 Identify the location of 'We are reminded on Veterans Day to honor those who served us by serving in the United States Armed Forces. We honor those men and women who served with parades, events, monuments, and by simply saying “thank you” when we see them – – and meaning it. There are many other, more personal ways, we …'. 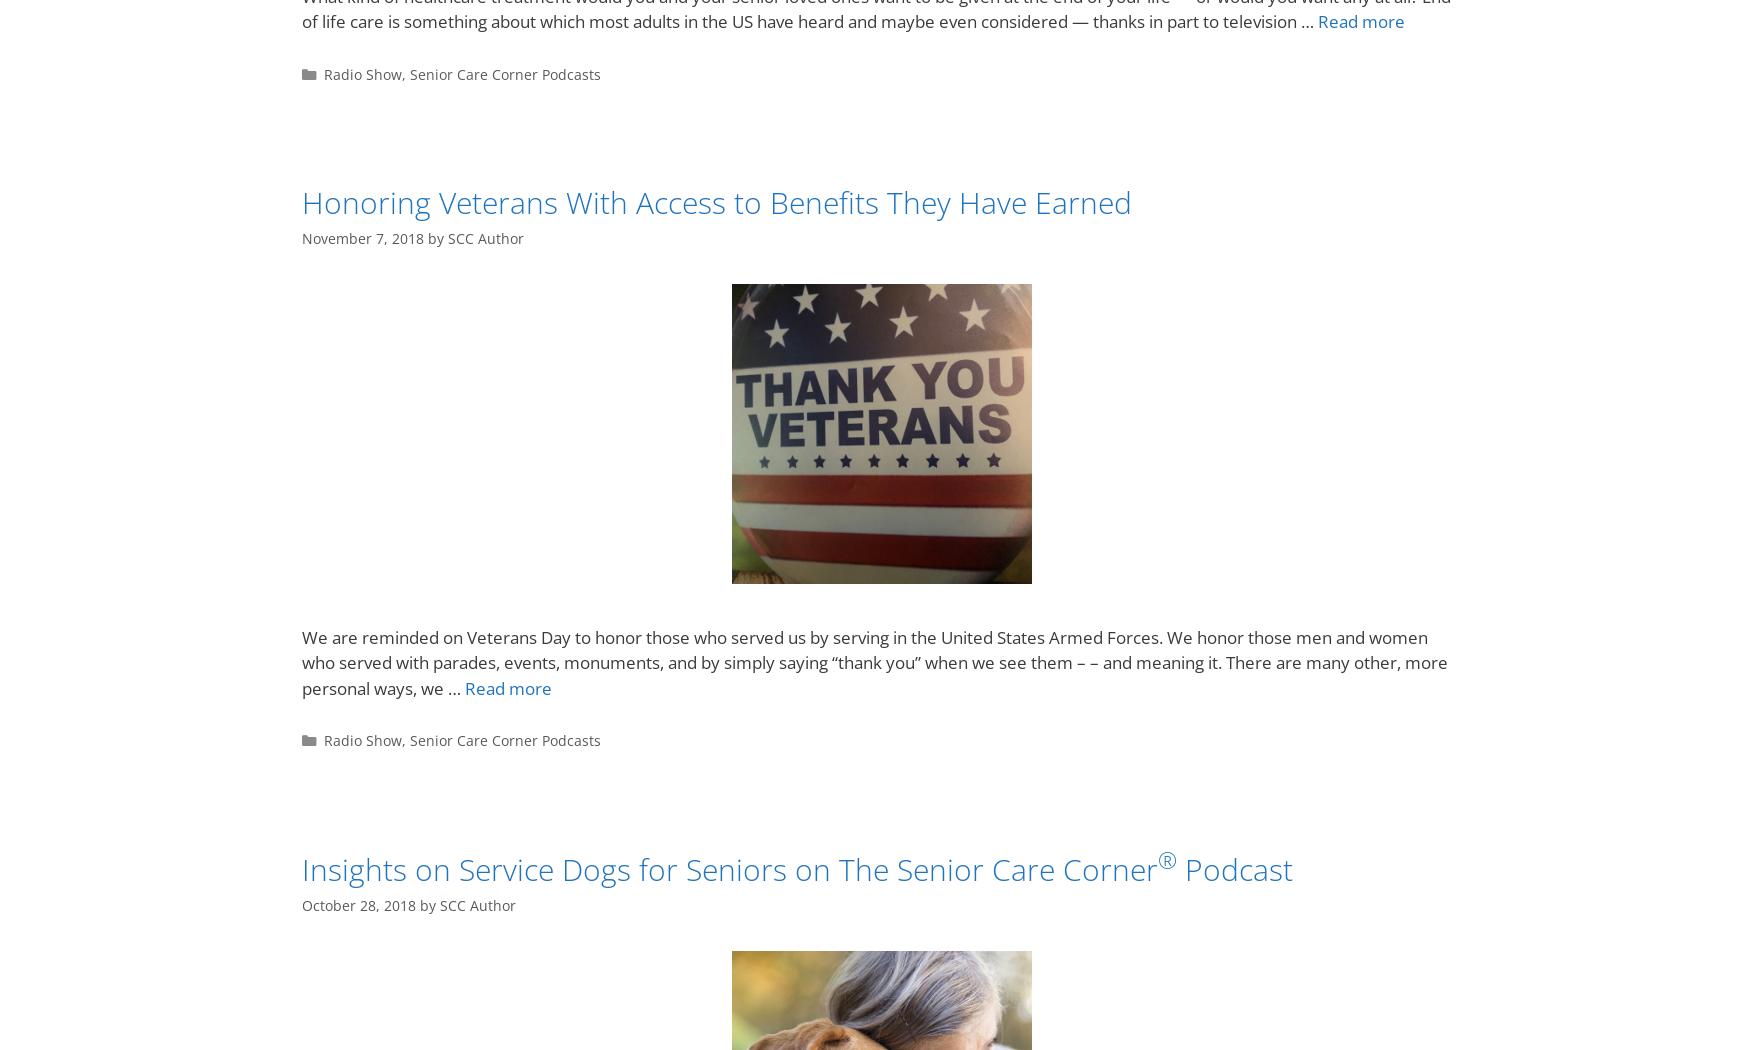
(874, 661).